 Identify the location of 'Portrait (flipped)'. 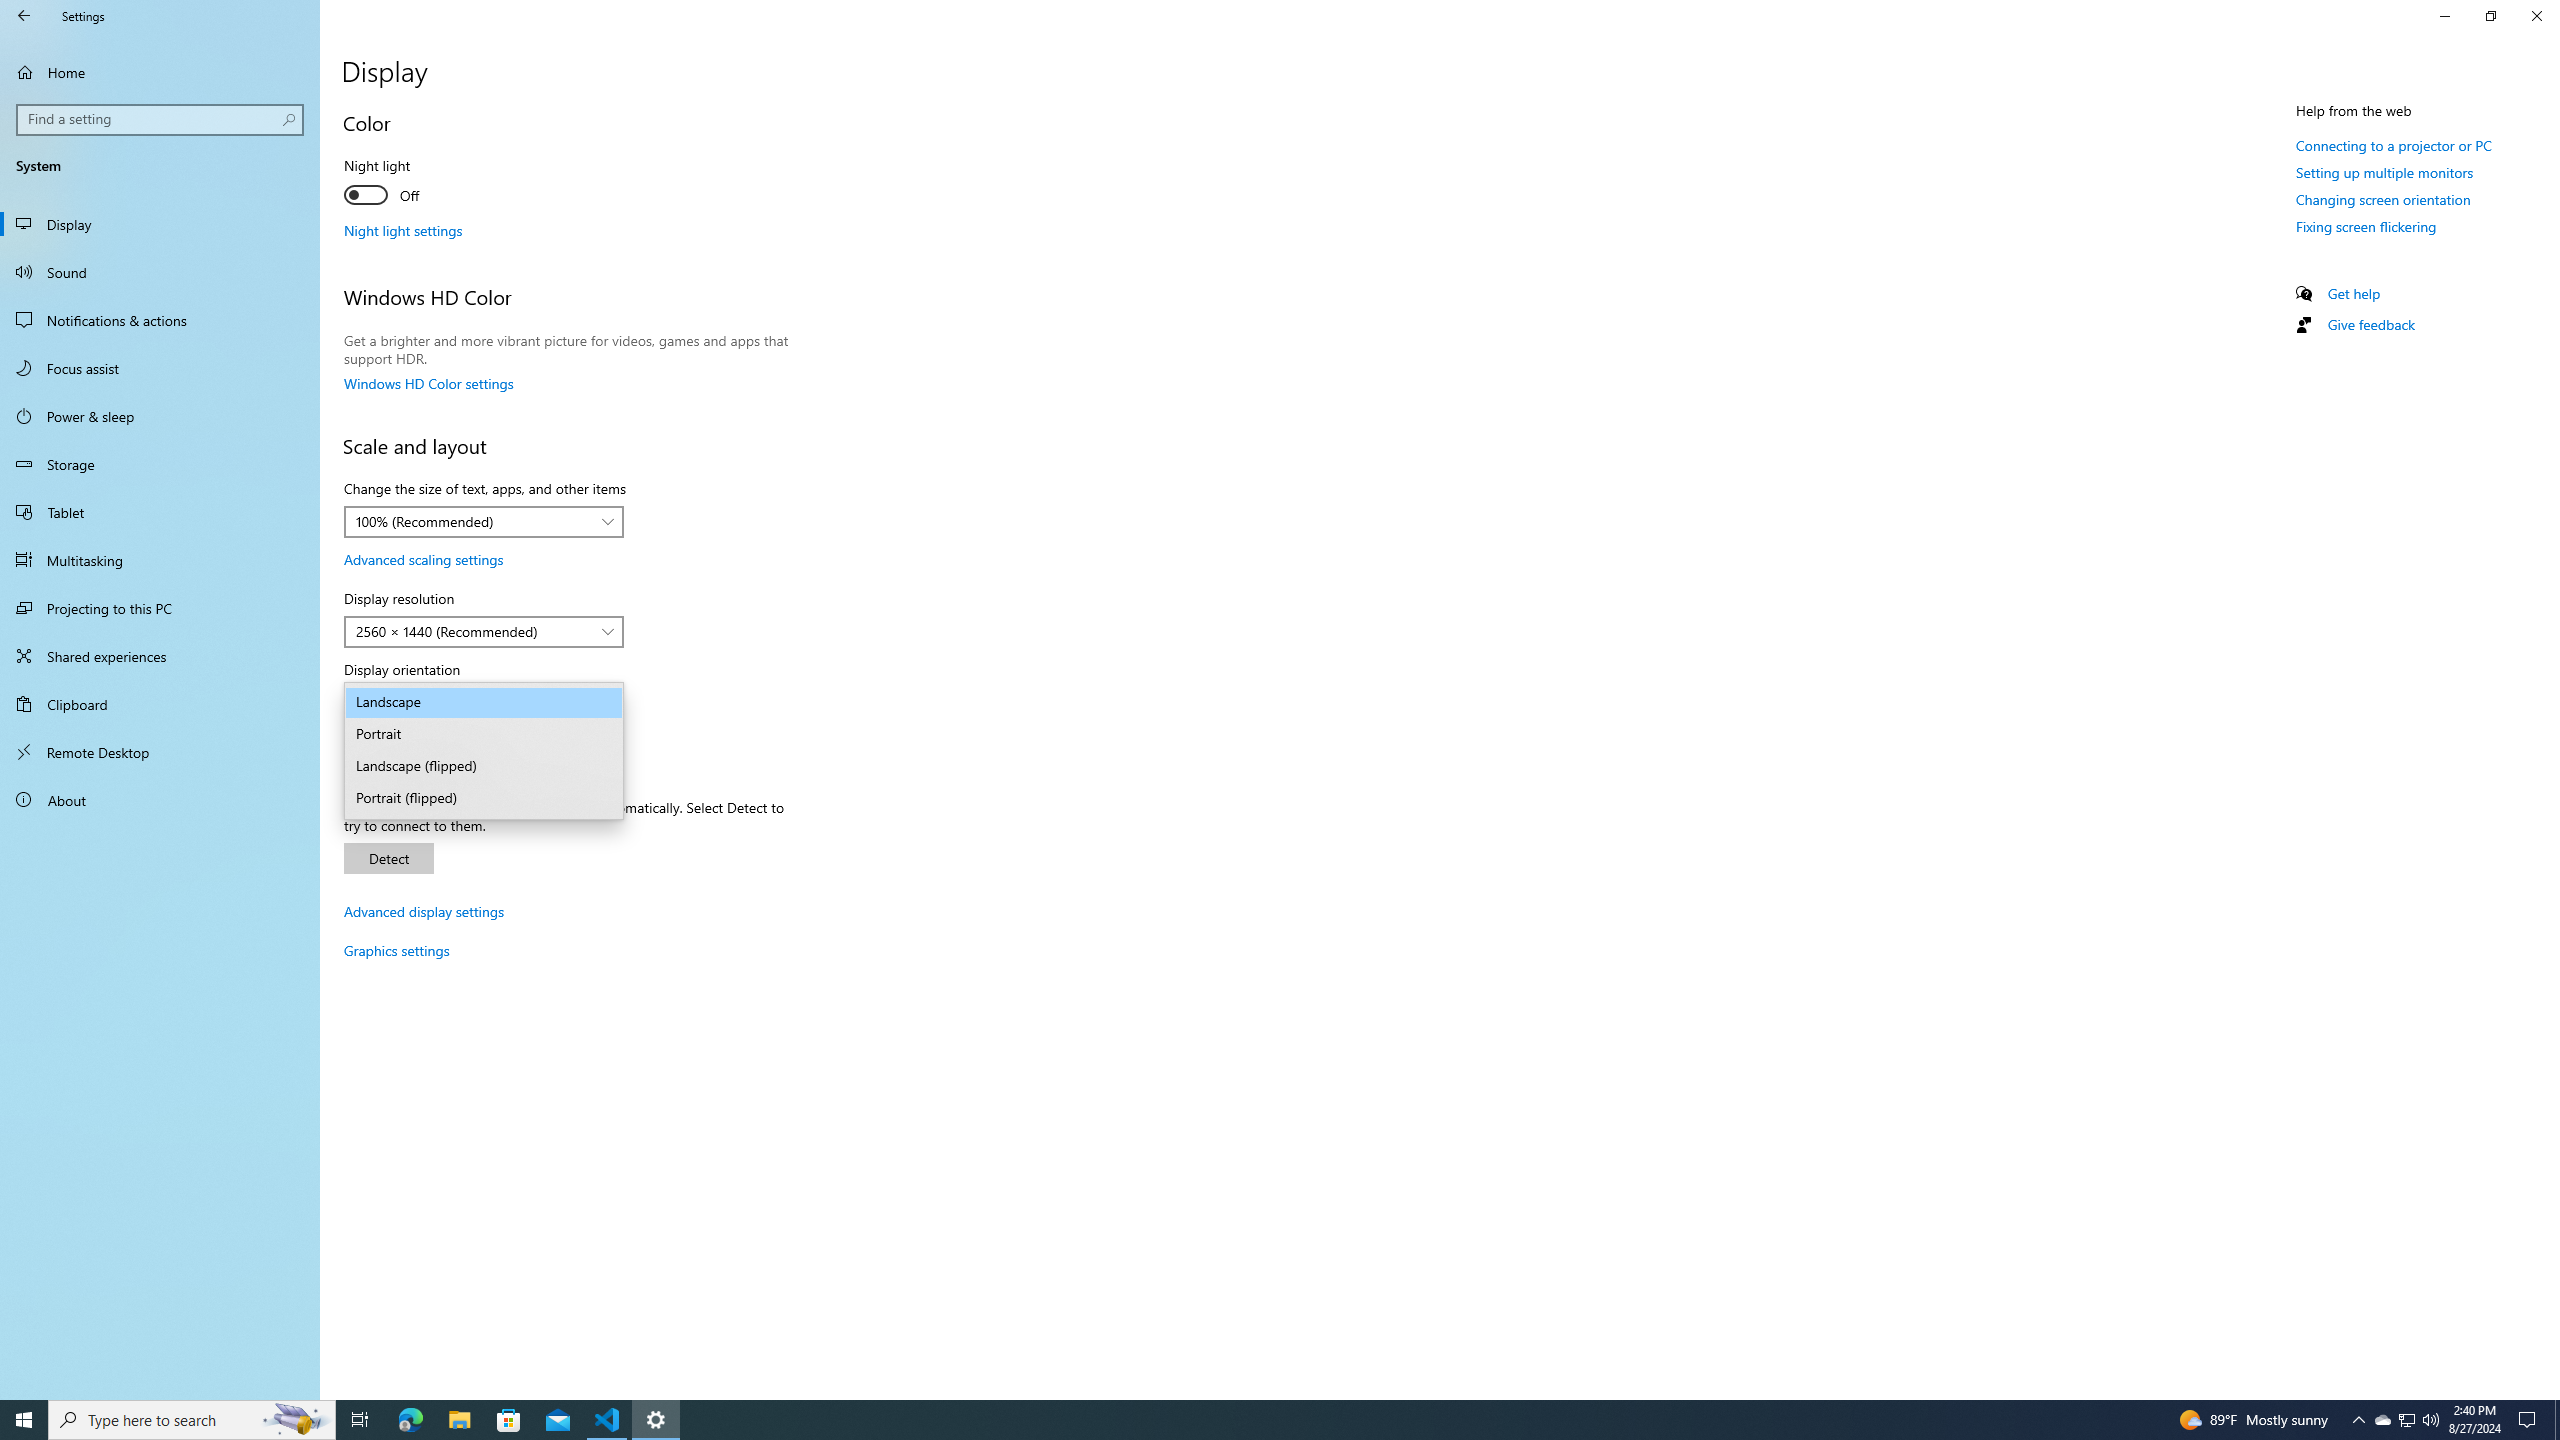
(482, 798).